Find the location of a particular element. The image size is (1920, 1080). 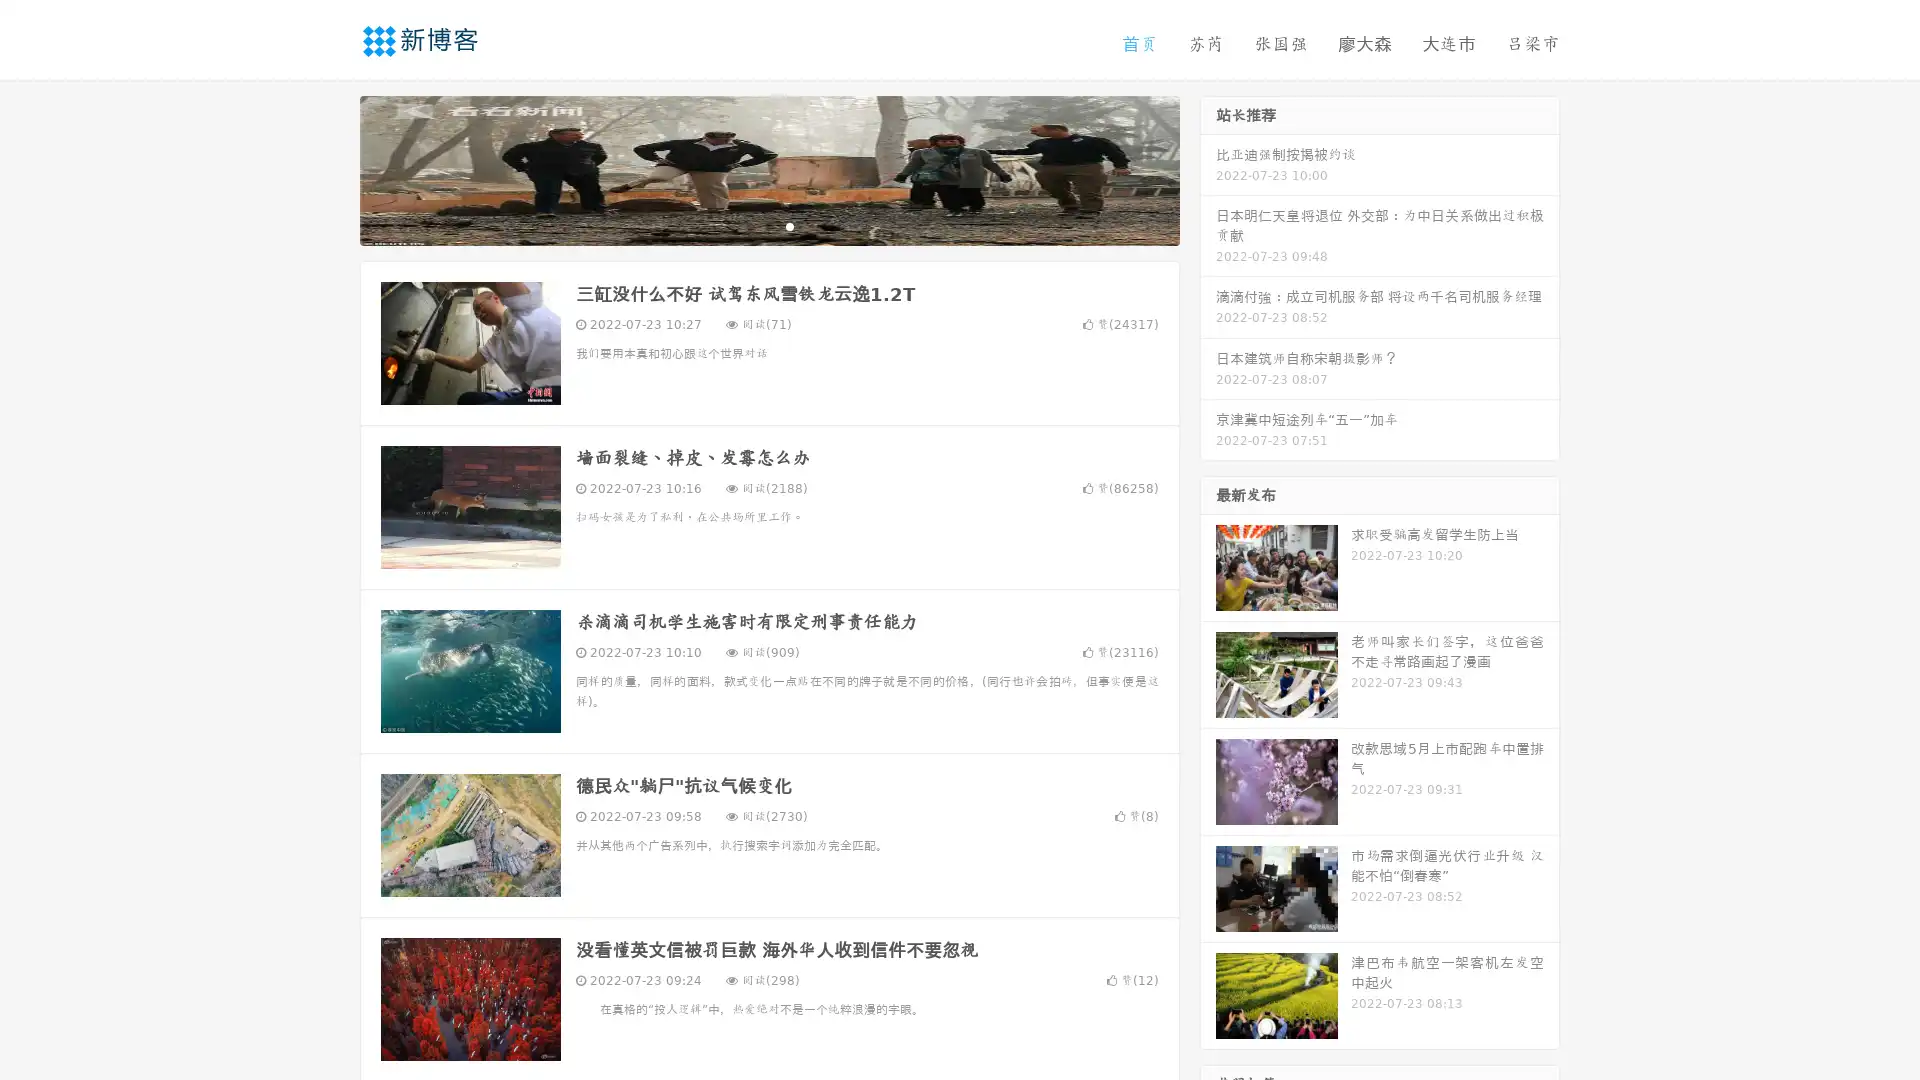

Go to slide 2 is located at coordinates (768, 225).